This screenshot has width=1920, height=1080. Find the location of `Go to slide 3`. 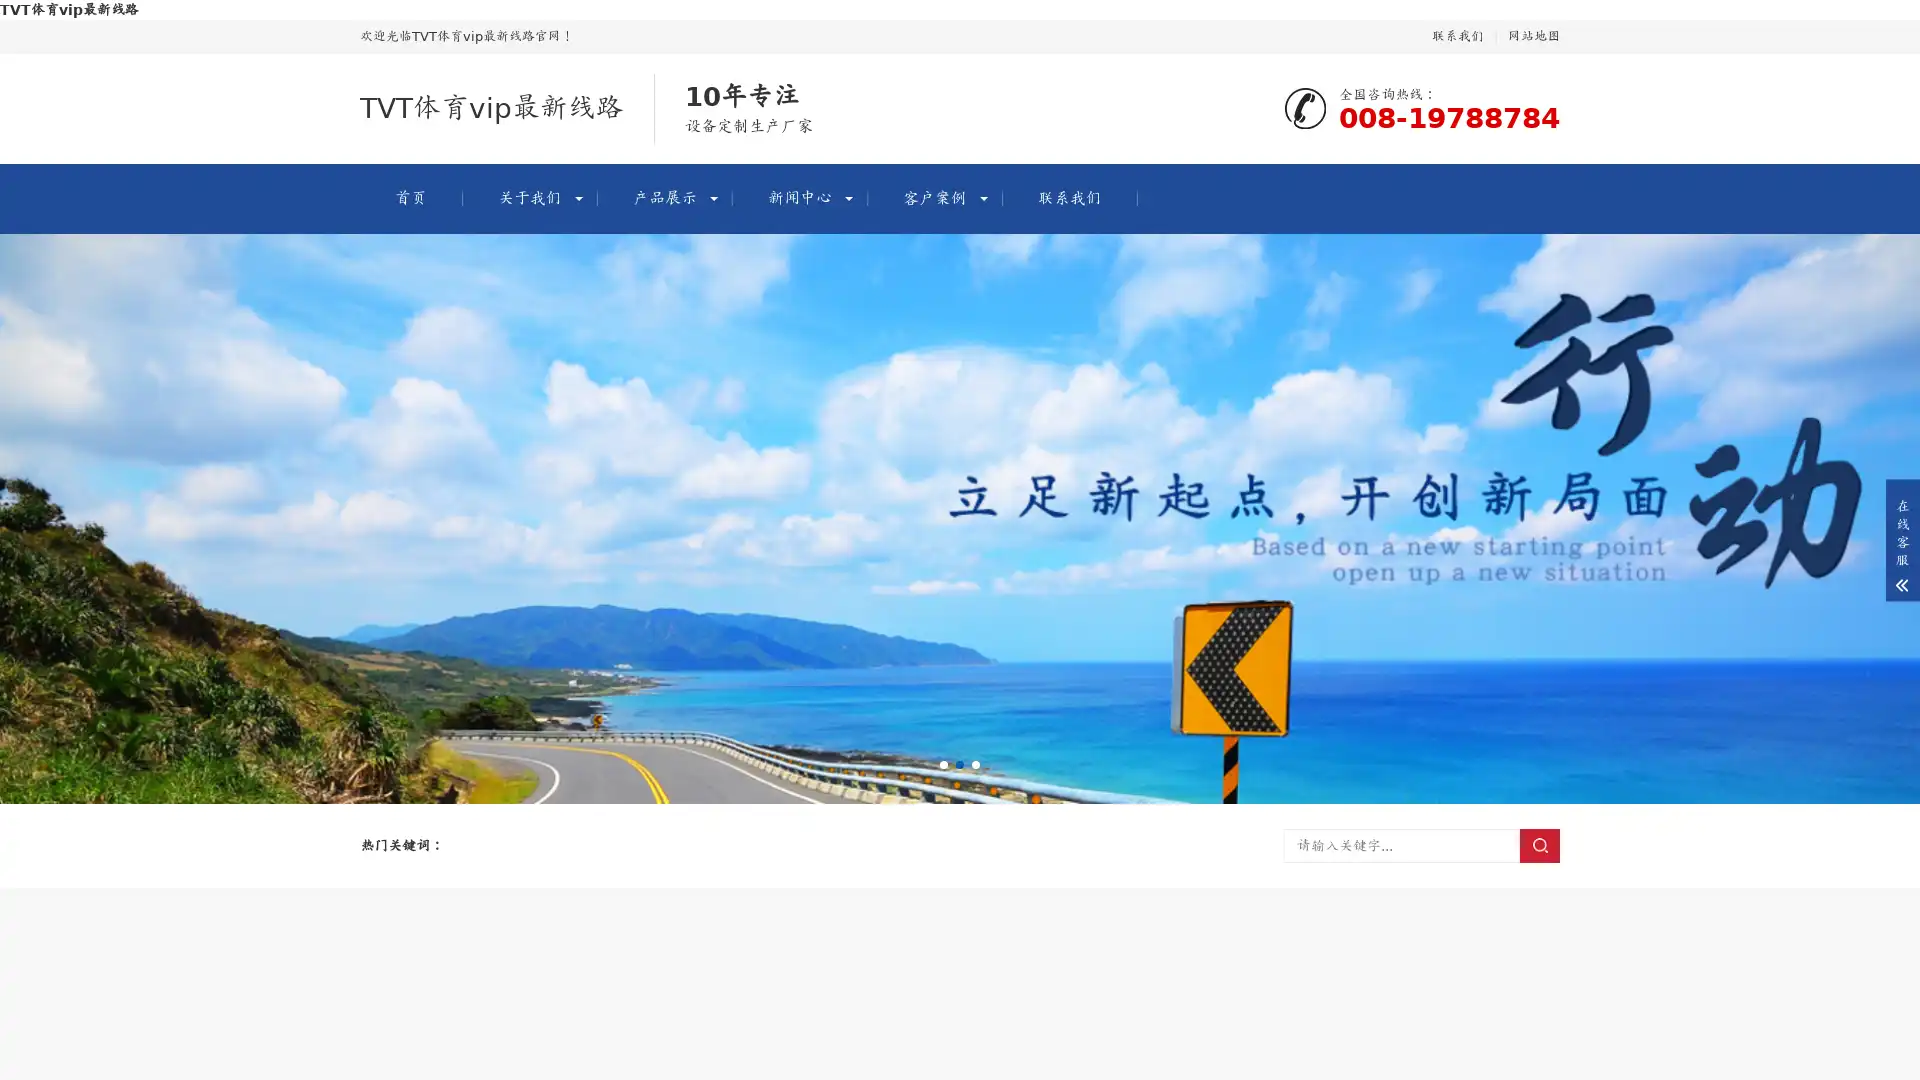

Go to slide 3 is located at coordinates (975, 764).